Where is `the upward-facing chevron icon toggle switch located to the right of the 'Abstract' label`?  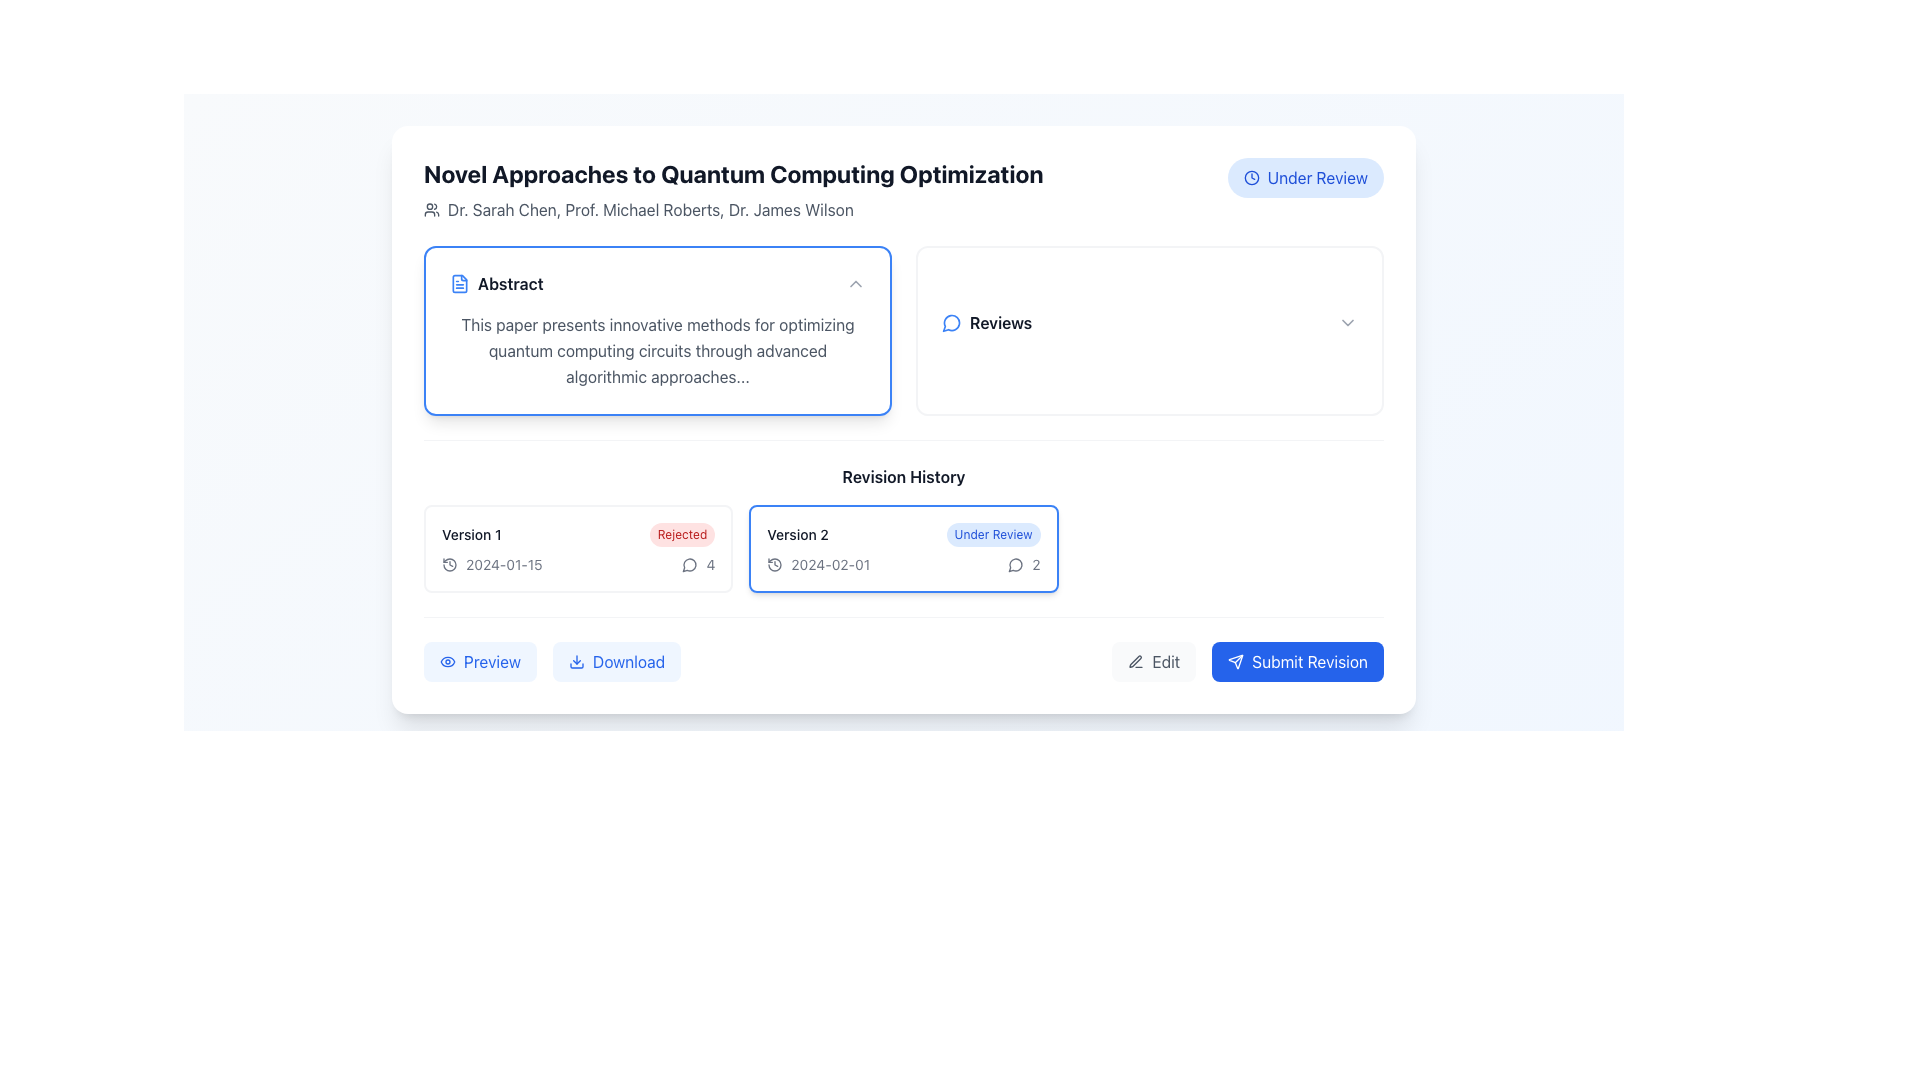
the upward-facing chevron icon toggle switch located to the right of the 'Abstract' label is located at coordinates (855, 284).